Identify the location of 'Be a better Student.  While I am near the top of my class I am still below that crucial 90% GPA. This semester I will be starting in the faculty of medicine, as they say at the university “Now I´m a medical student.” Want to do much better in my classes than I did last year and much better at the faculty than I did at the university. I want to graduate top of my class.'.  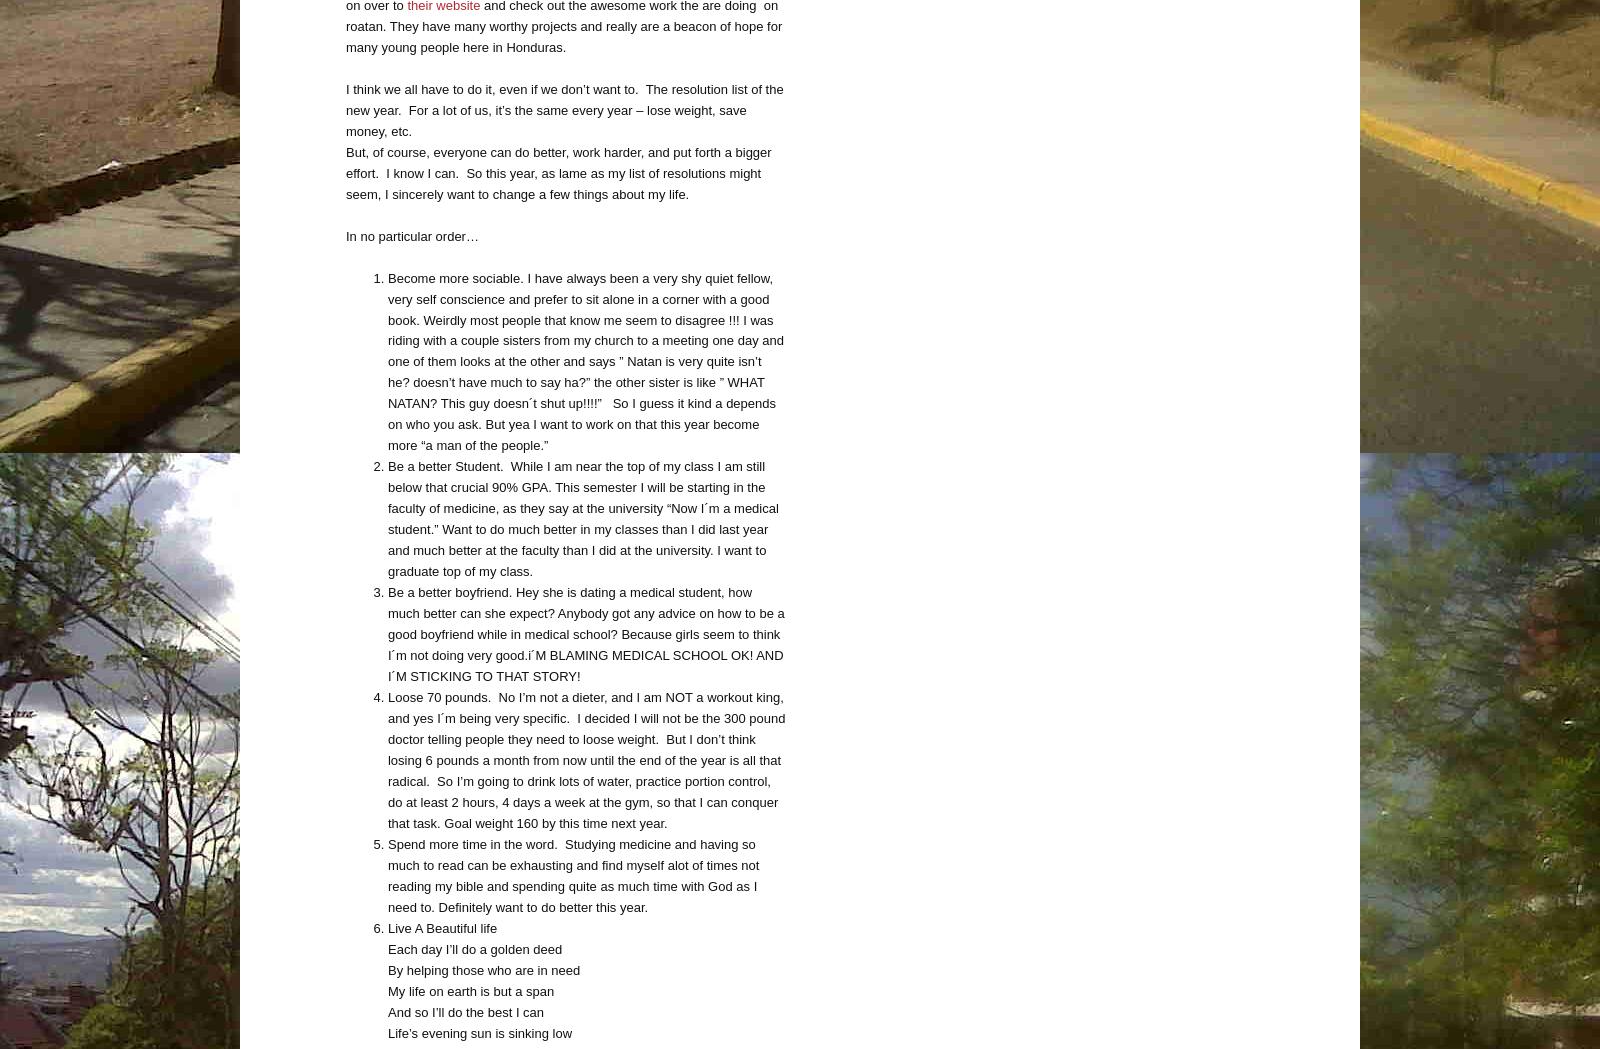
(581, 518).